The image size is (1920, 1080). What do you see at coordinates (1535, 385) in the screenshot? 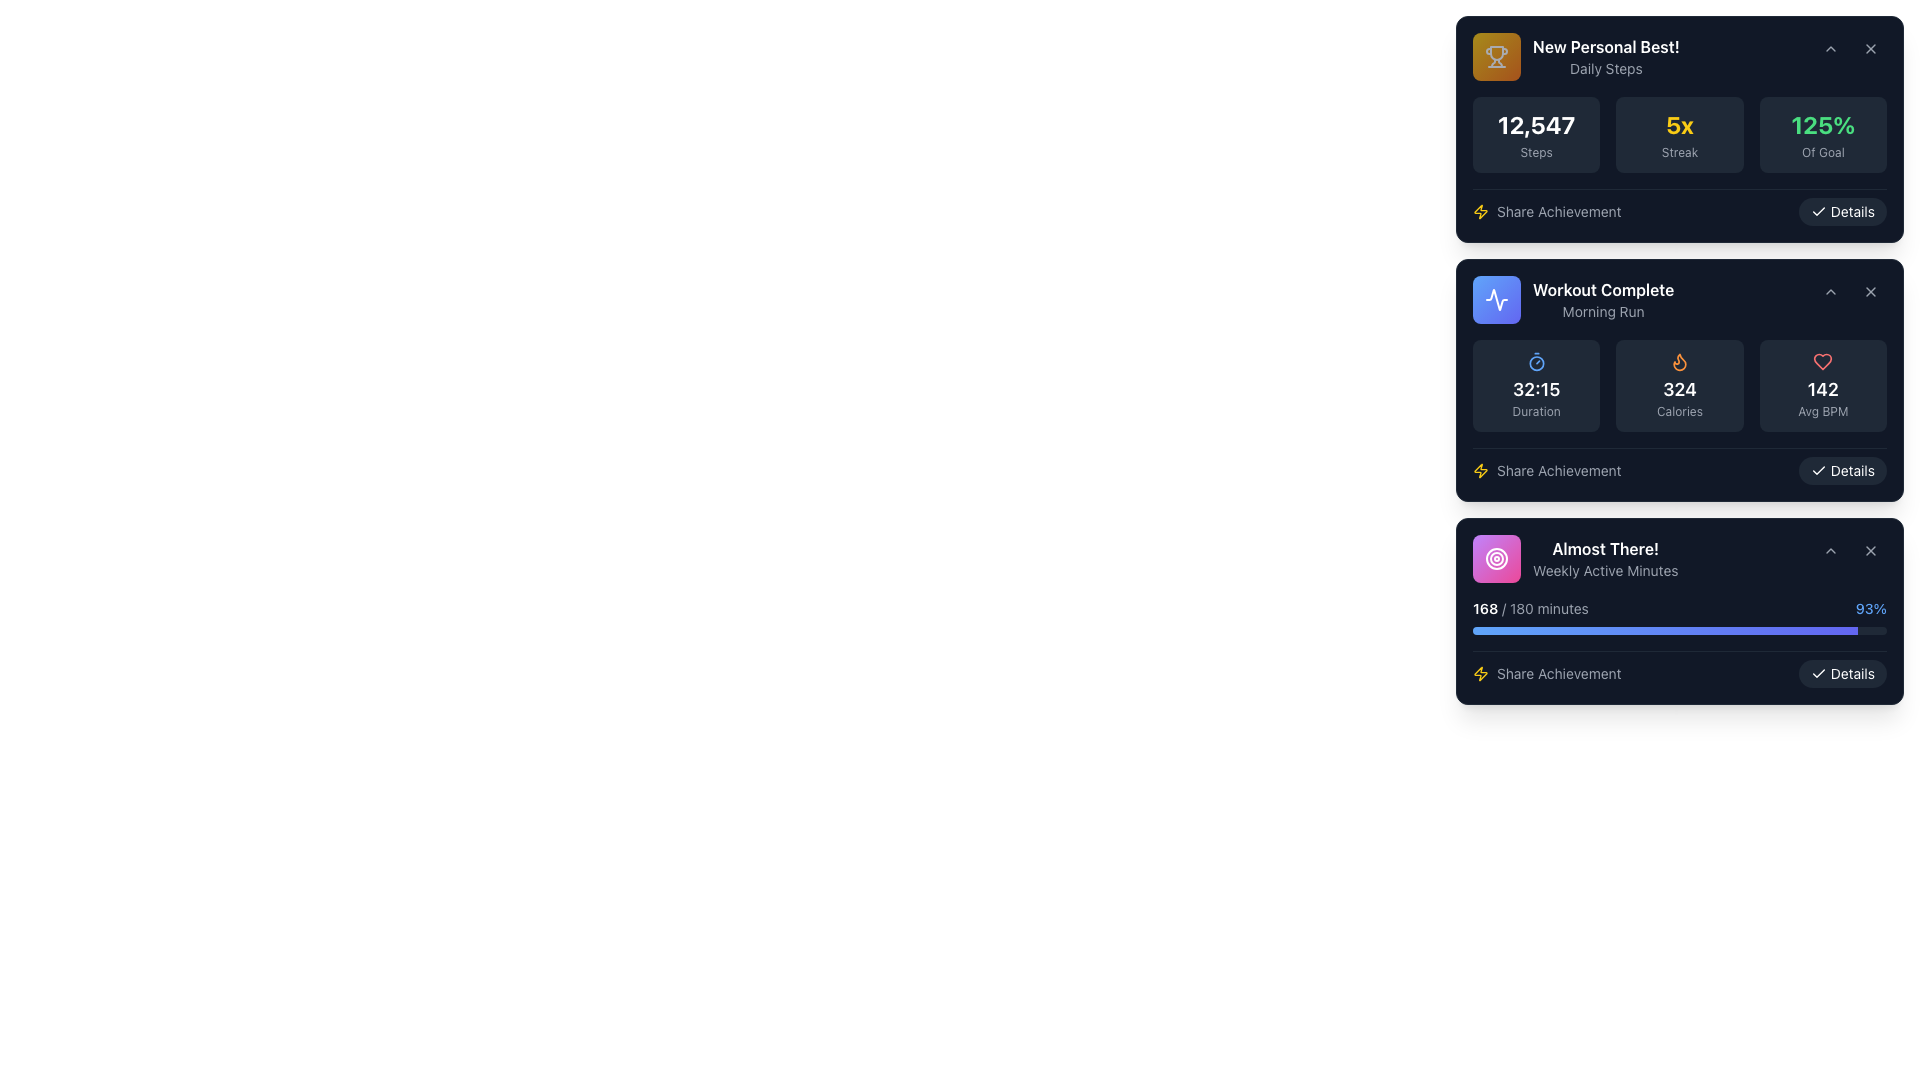
I see `the card displaying the metric '32:15' with the subheading 'Duration', which is located in the 'Workout Complete' section on the leftmost side among similar components` at bounding box center [1535, 385].